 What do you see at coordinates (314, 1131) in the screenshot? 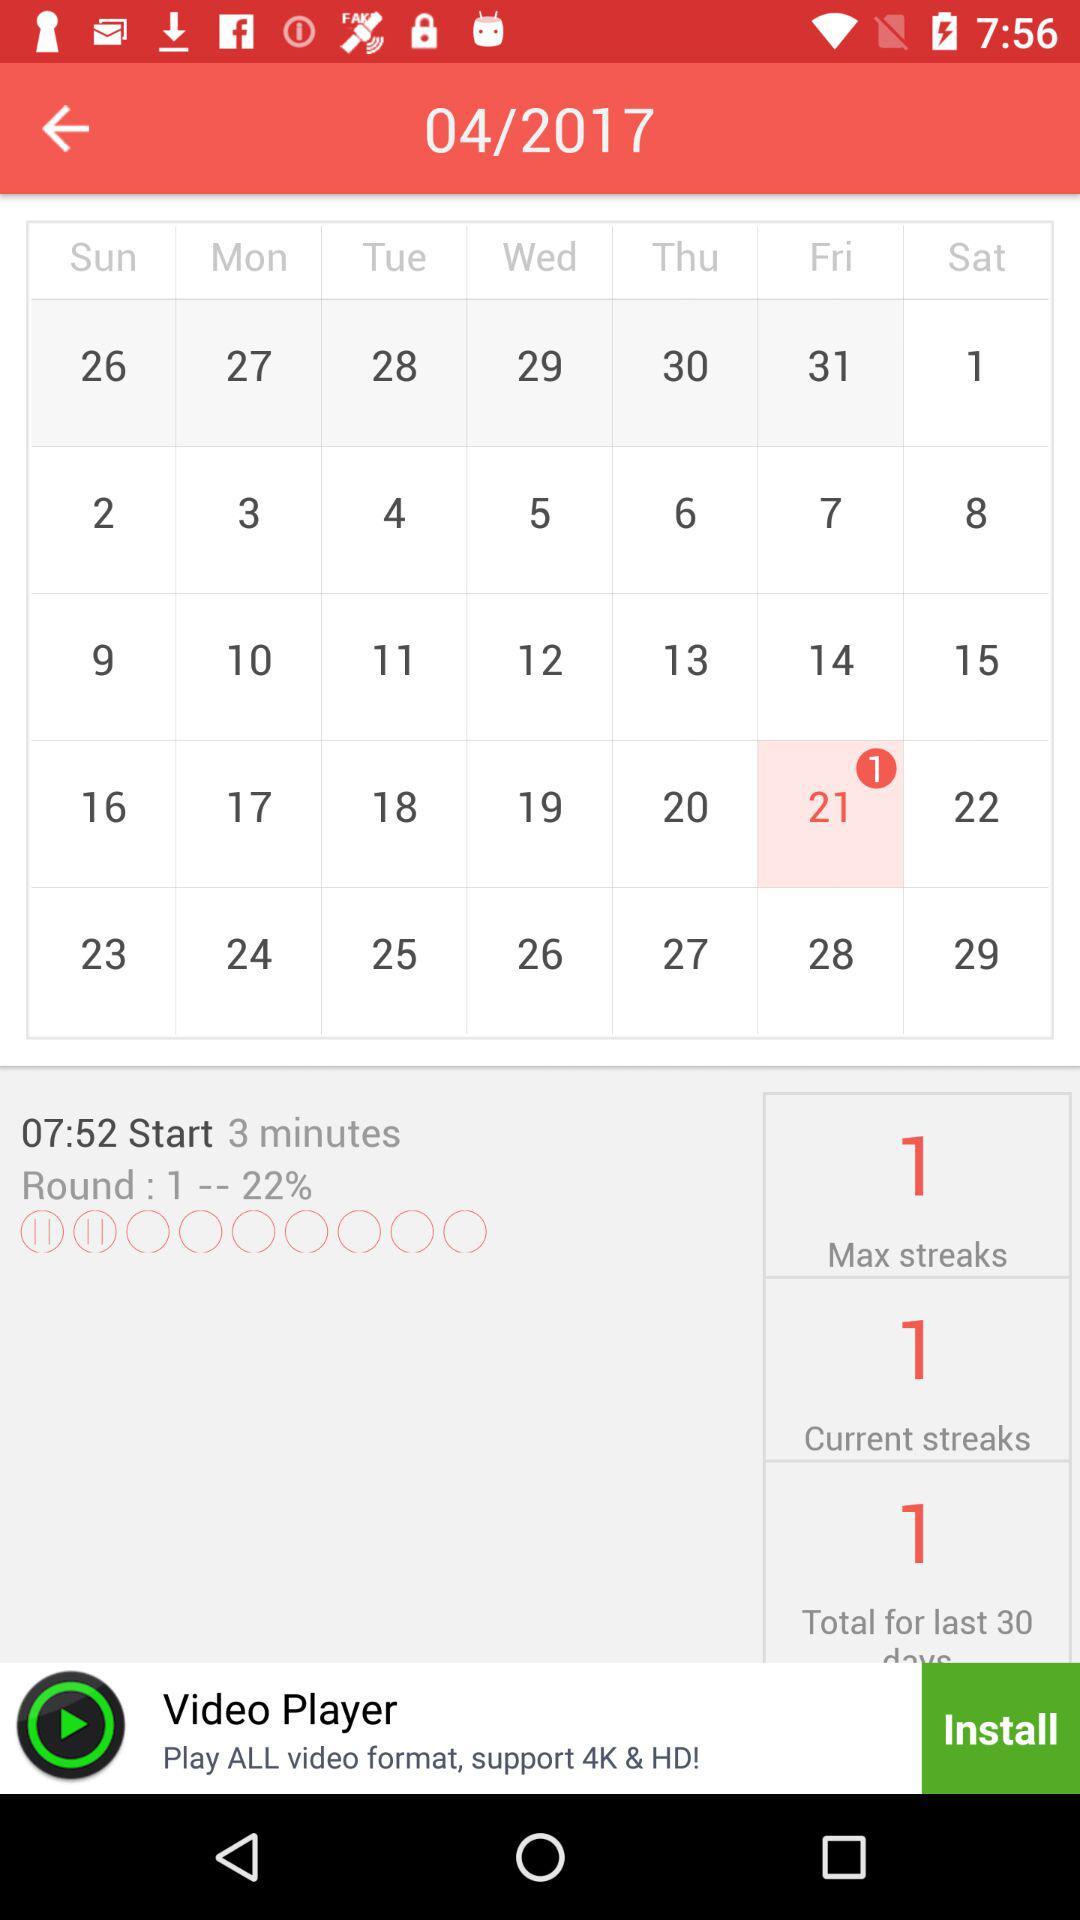
I see `the icon above the  -- 22% icon` at bounding box center [314, 1131].